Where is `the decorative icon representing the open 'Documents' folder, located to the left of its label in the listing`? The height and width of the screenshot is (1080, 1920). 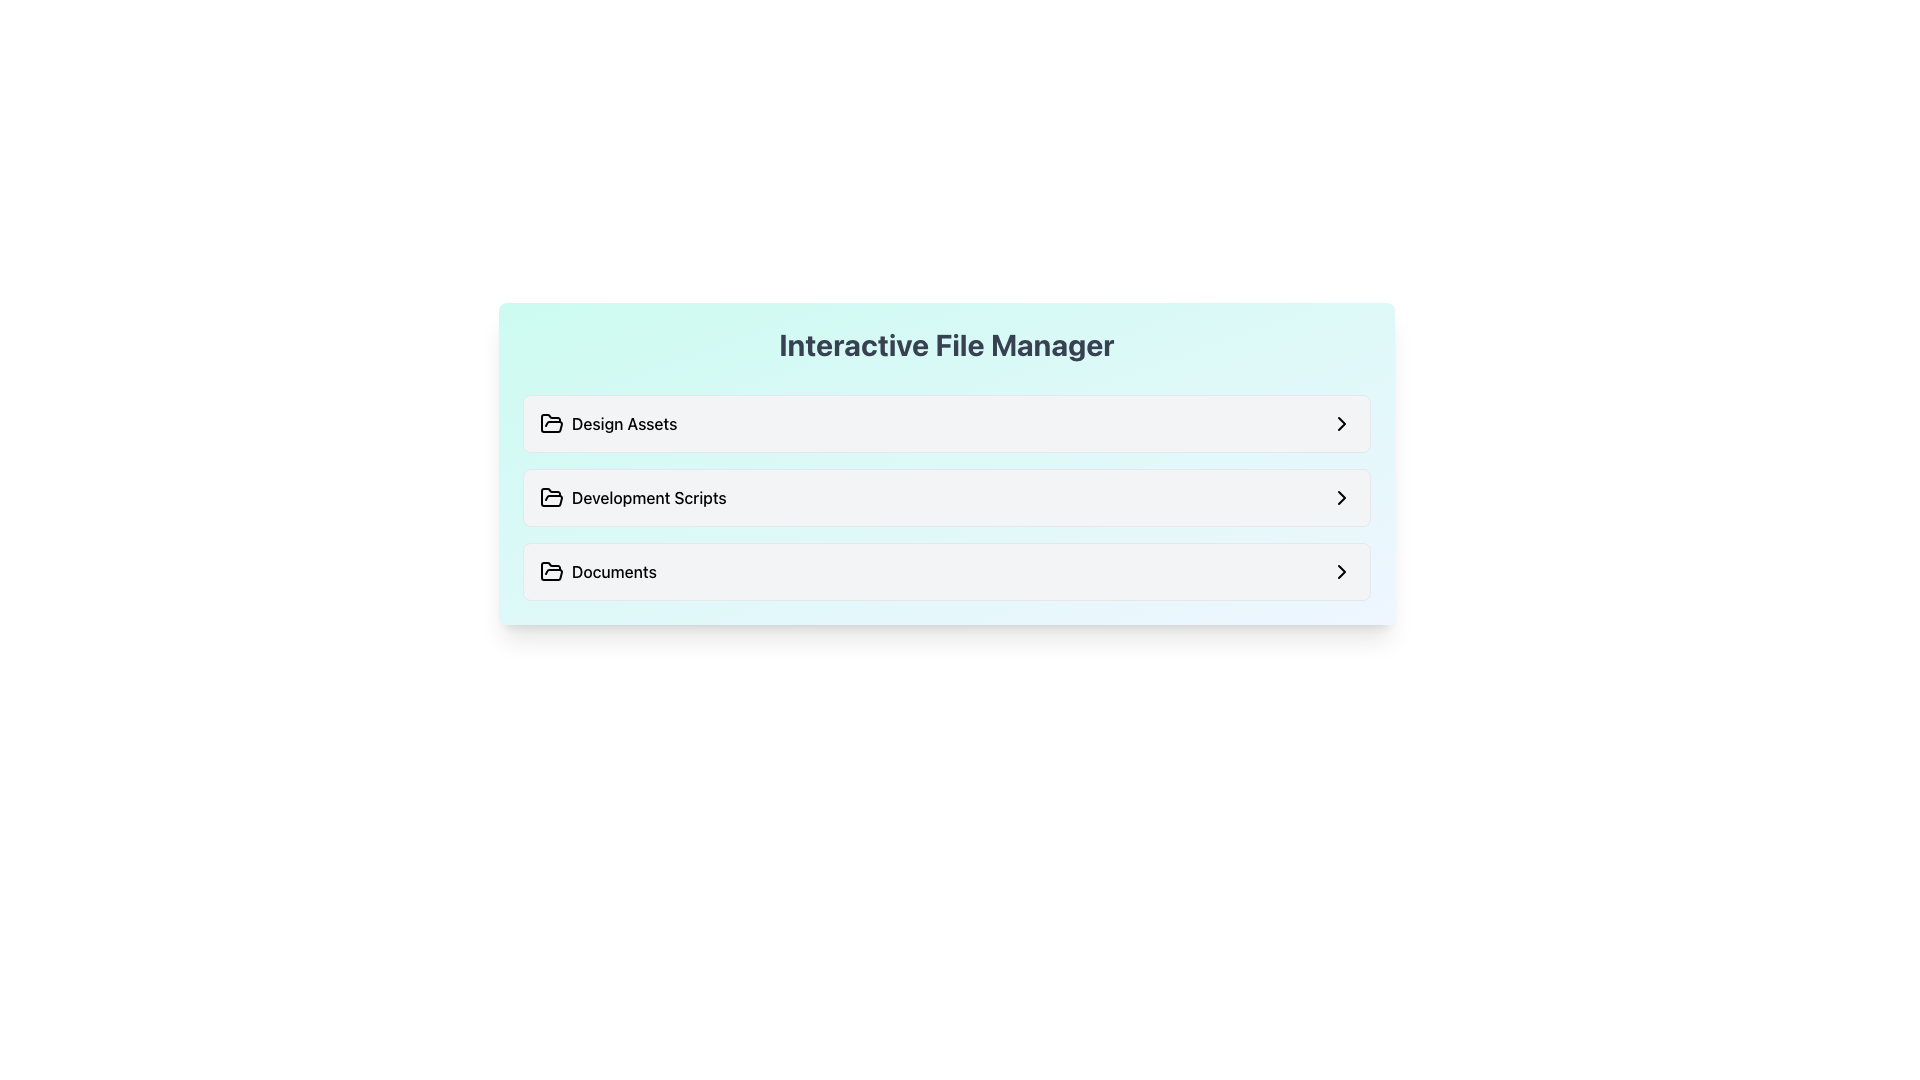 the decorative icon representing the open 'Documents' folder, located to the left of its label in the listing is located at coordinates (552, 571).